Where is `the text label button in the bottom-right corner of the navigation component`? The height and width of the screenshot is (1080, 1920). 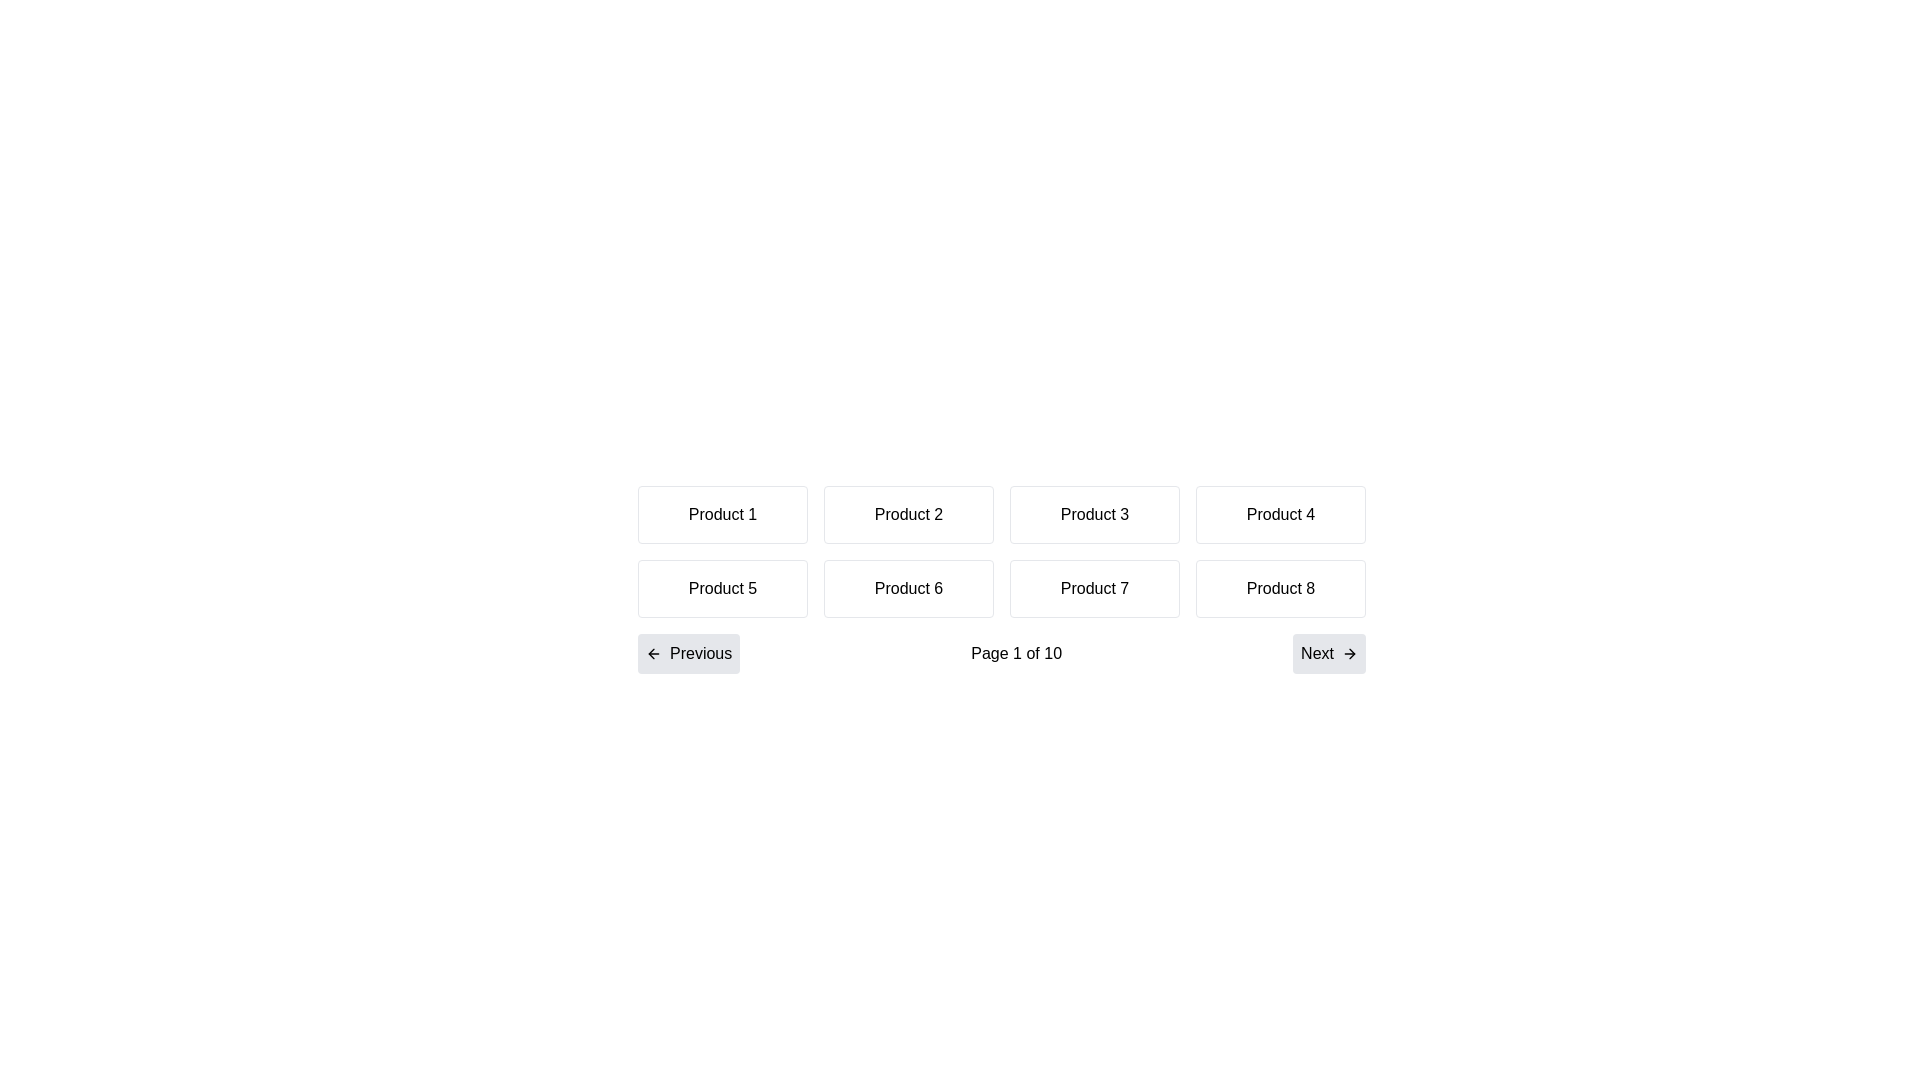
the text label button in the bottom-right corner of the navigation component is located at coordinates (1317, 654).